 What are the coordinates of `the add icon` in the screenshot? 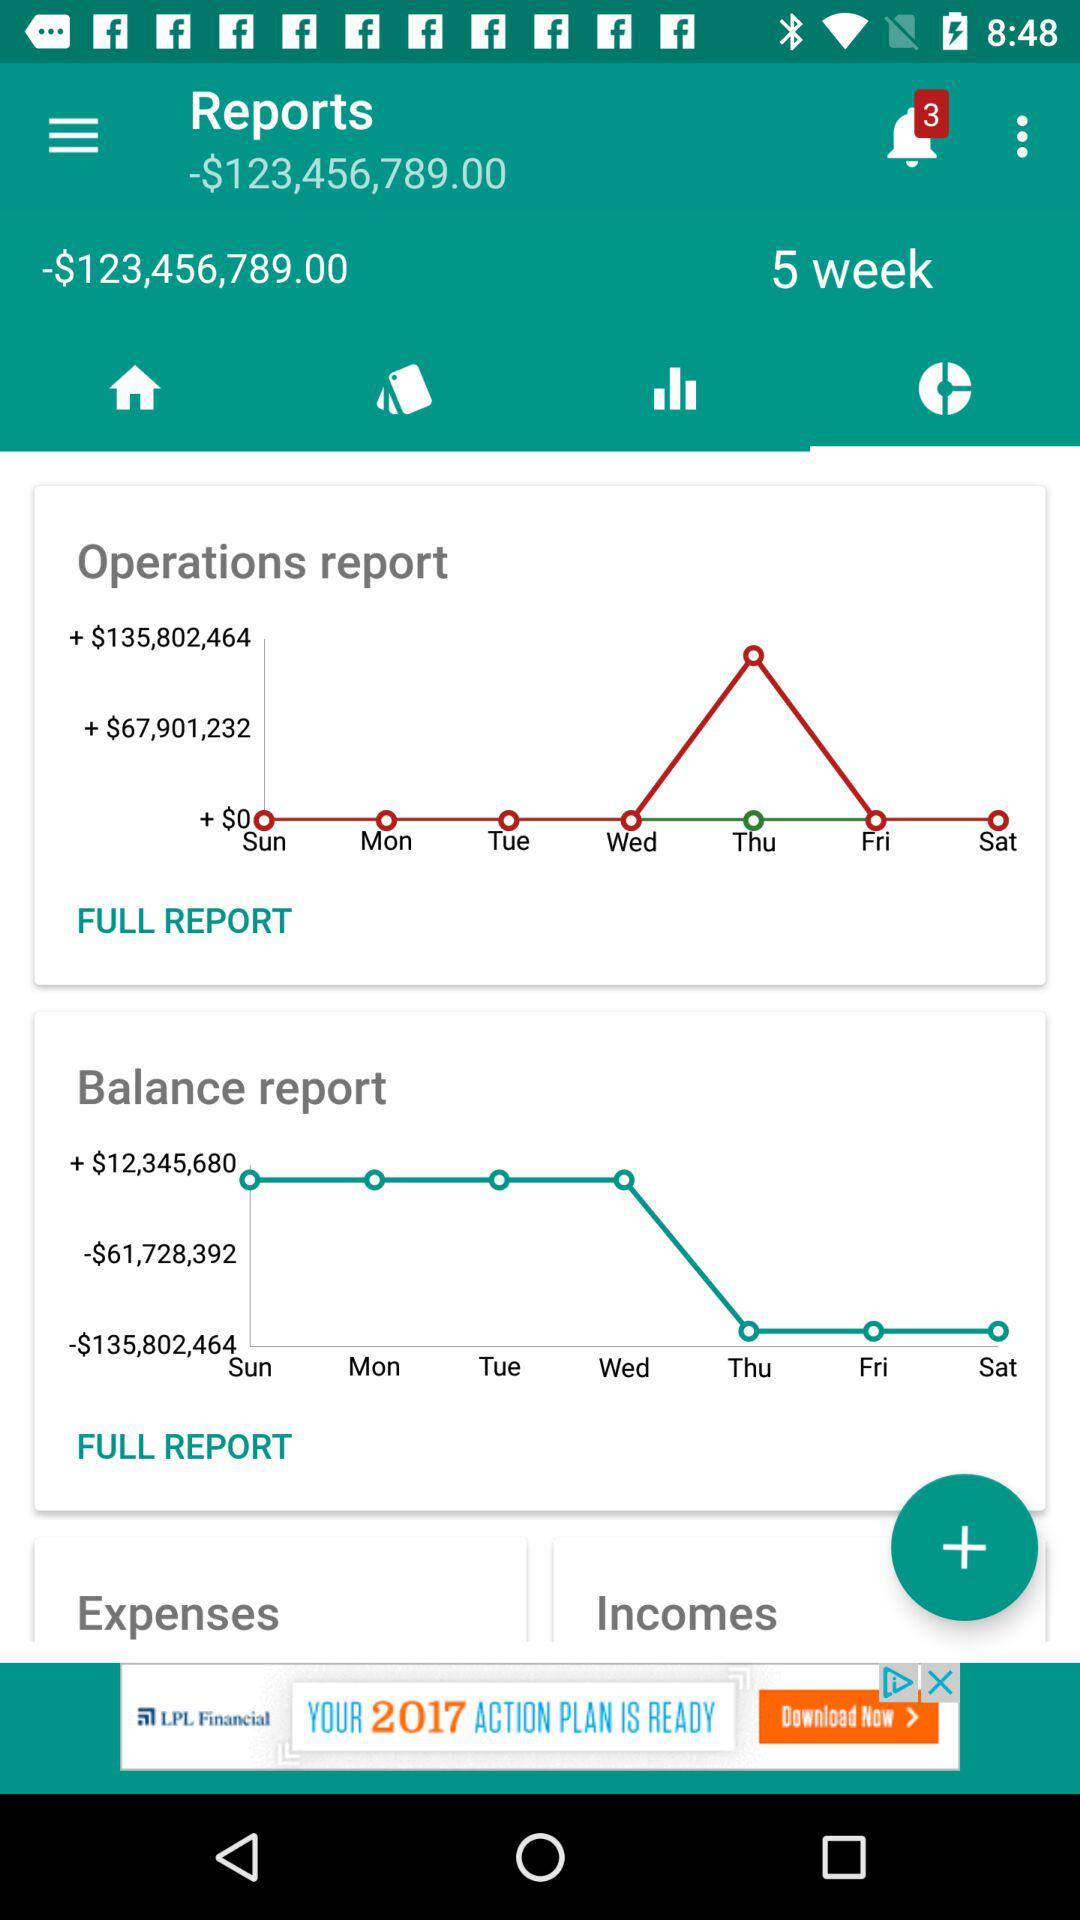 It's located at (963, 1546).